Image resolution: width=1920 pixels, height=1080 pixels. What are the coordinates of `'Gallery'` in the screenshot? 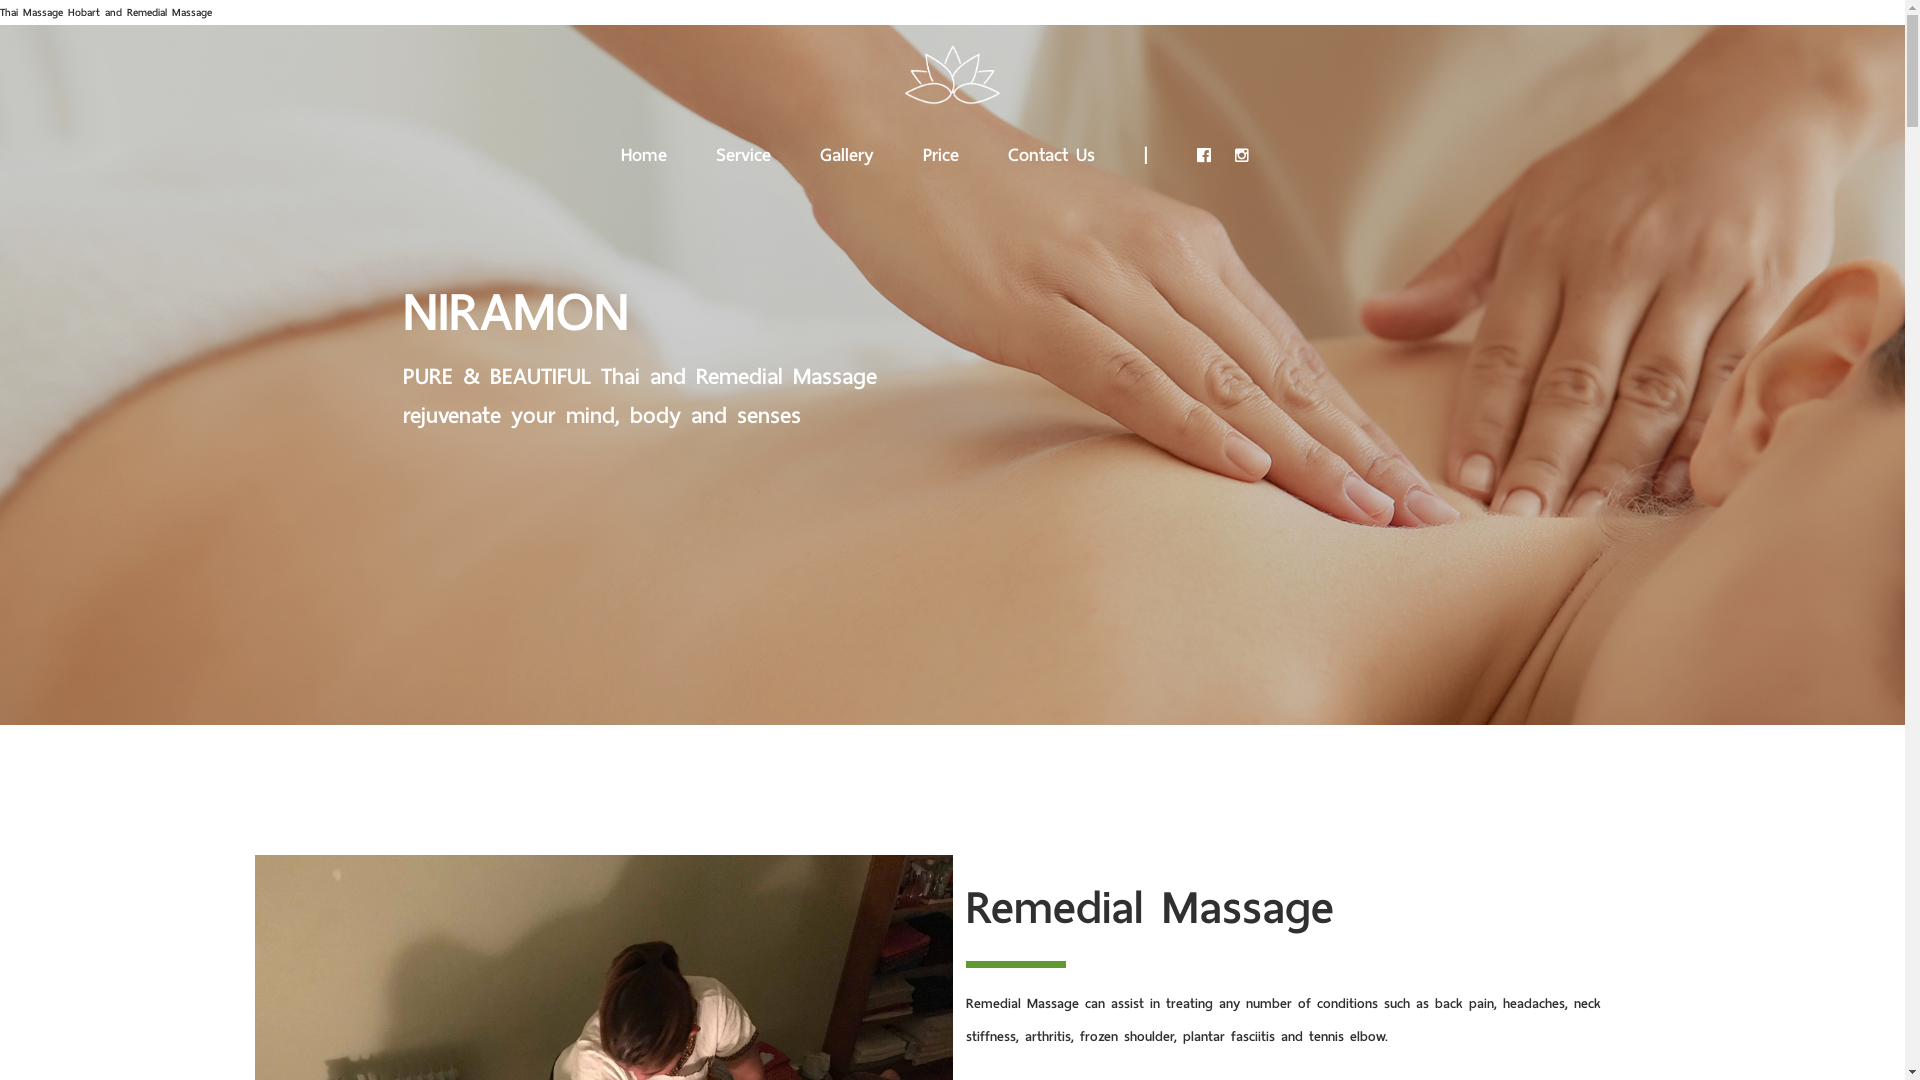 It's located at (846, 149).